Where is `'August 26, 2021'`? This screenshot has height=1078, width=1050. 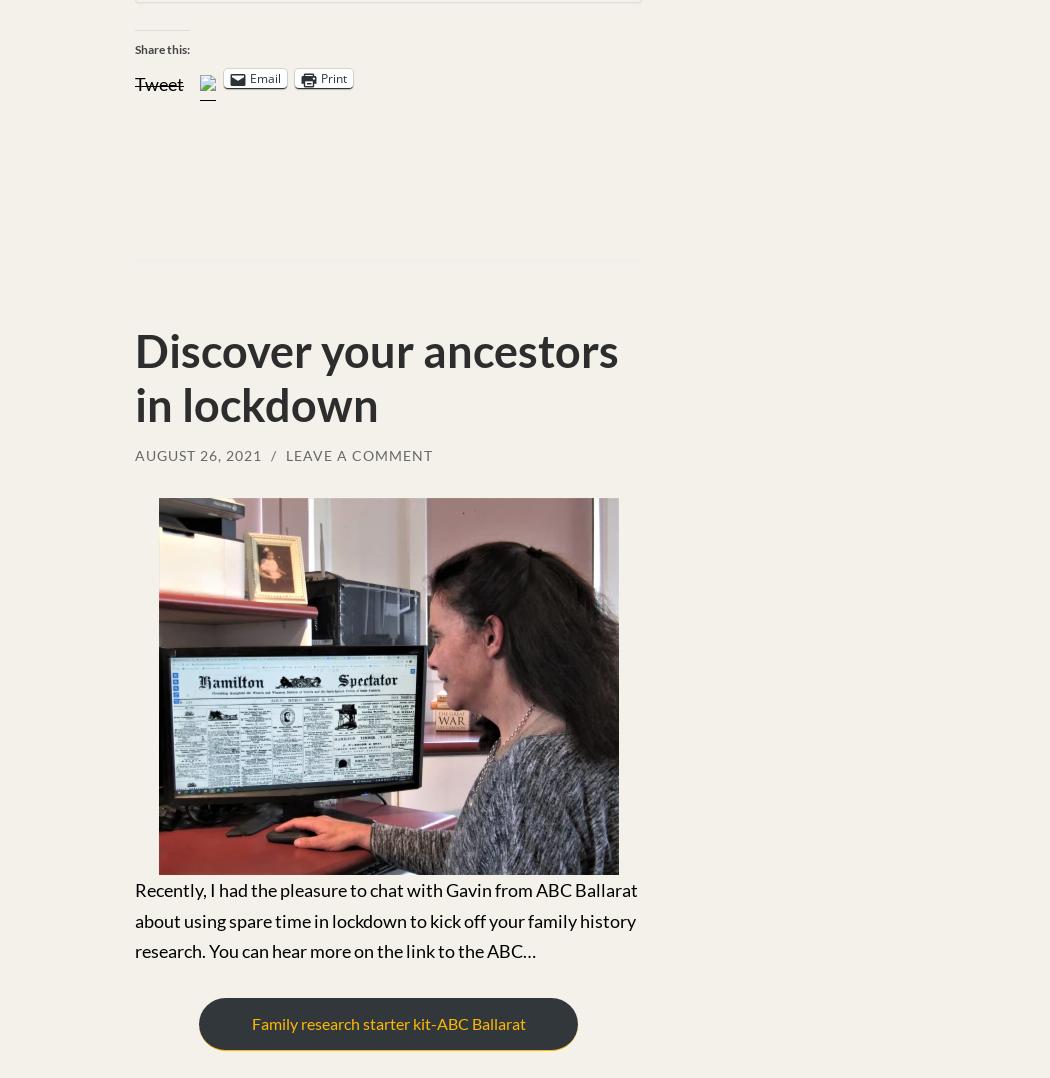
'August 26, 2021' is located at coordinates (197, 454).